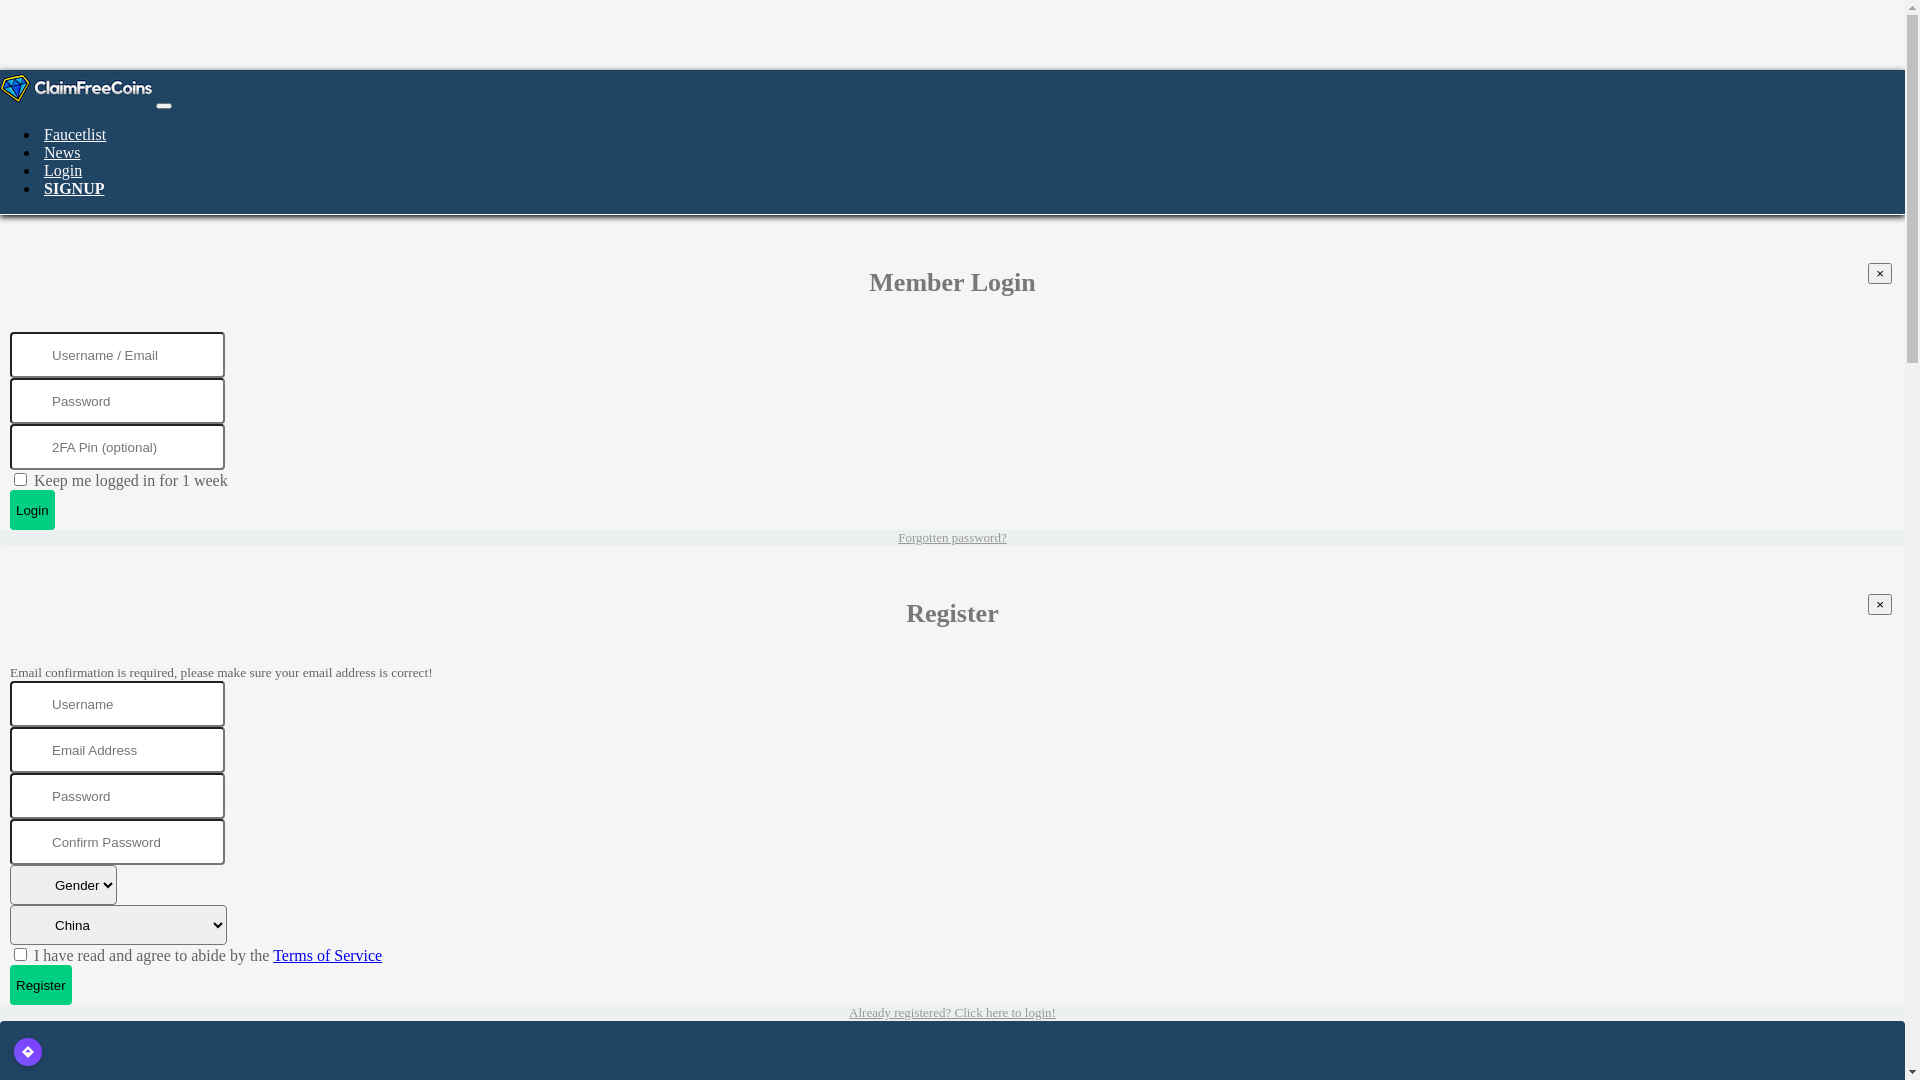 The height and width of the screenshot is (1080, 1920). I want to click on 'Terms of Service', so click(327, 954).